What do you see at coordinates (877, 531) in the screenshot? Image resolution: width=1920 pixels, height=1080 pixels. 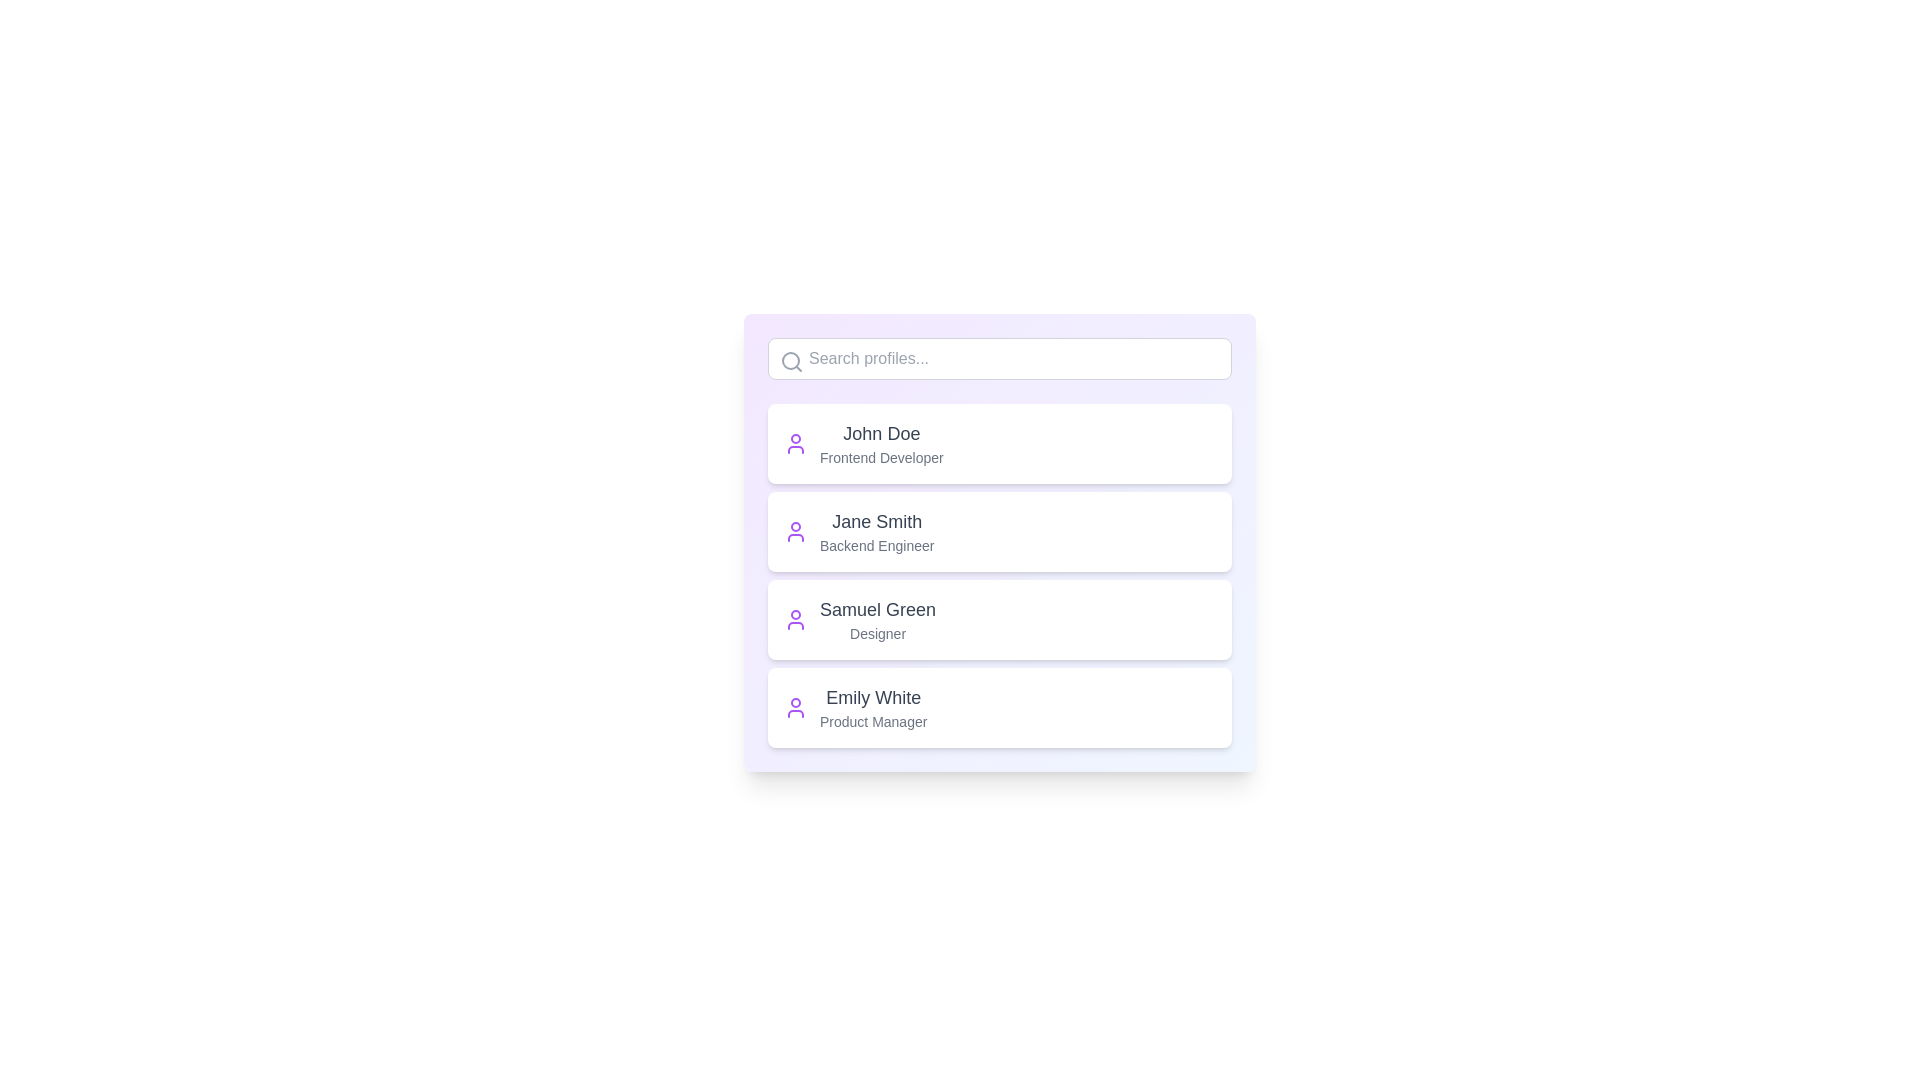 I see `the text display element containing 'Jane Smith', which is the second item in a vertical list of profiles` at bounding box center [877, 531].